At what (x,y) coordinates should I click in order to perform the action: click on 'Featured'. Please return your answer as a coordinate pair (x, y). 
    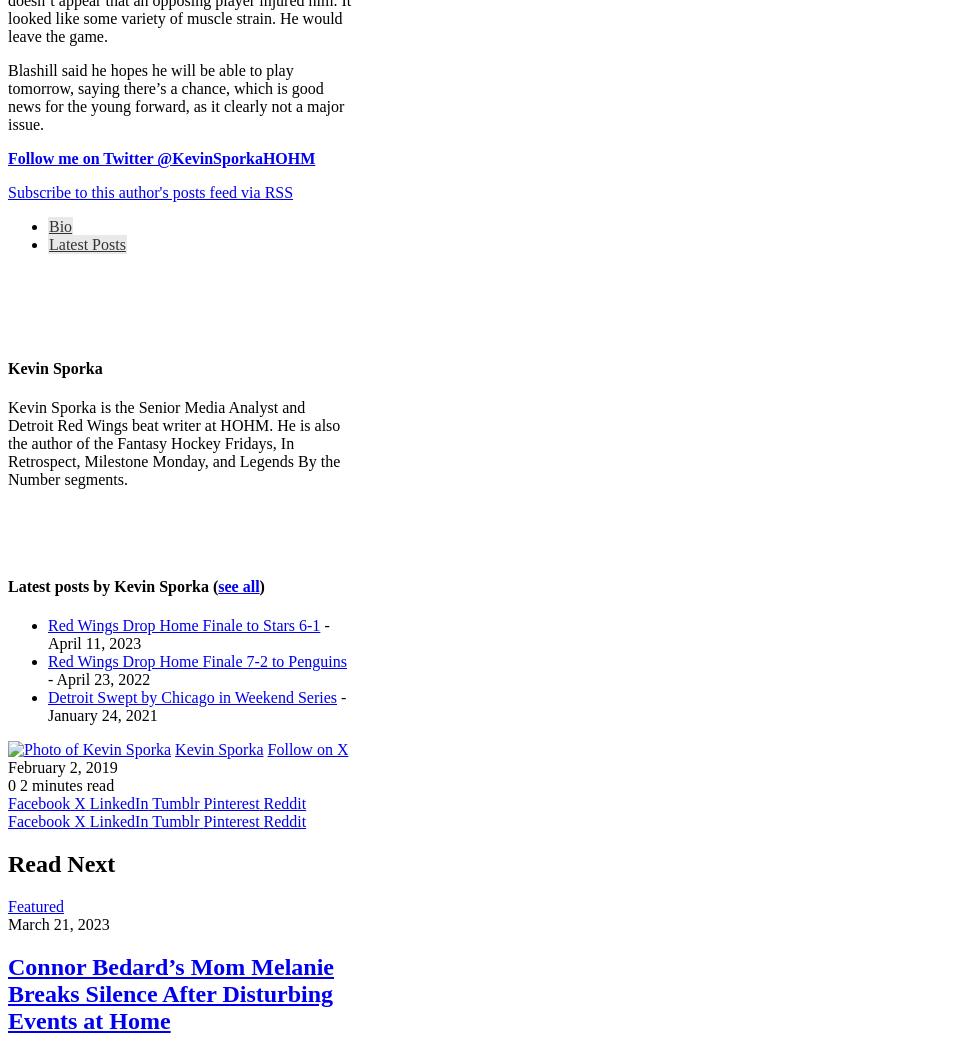
    Looking at the image, I should click on (35, 905).